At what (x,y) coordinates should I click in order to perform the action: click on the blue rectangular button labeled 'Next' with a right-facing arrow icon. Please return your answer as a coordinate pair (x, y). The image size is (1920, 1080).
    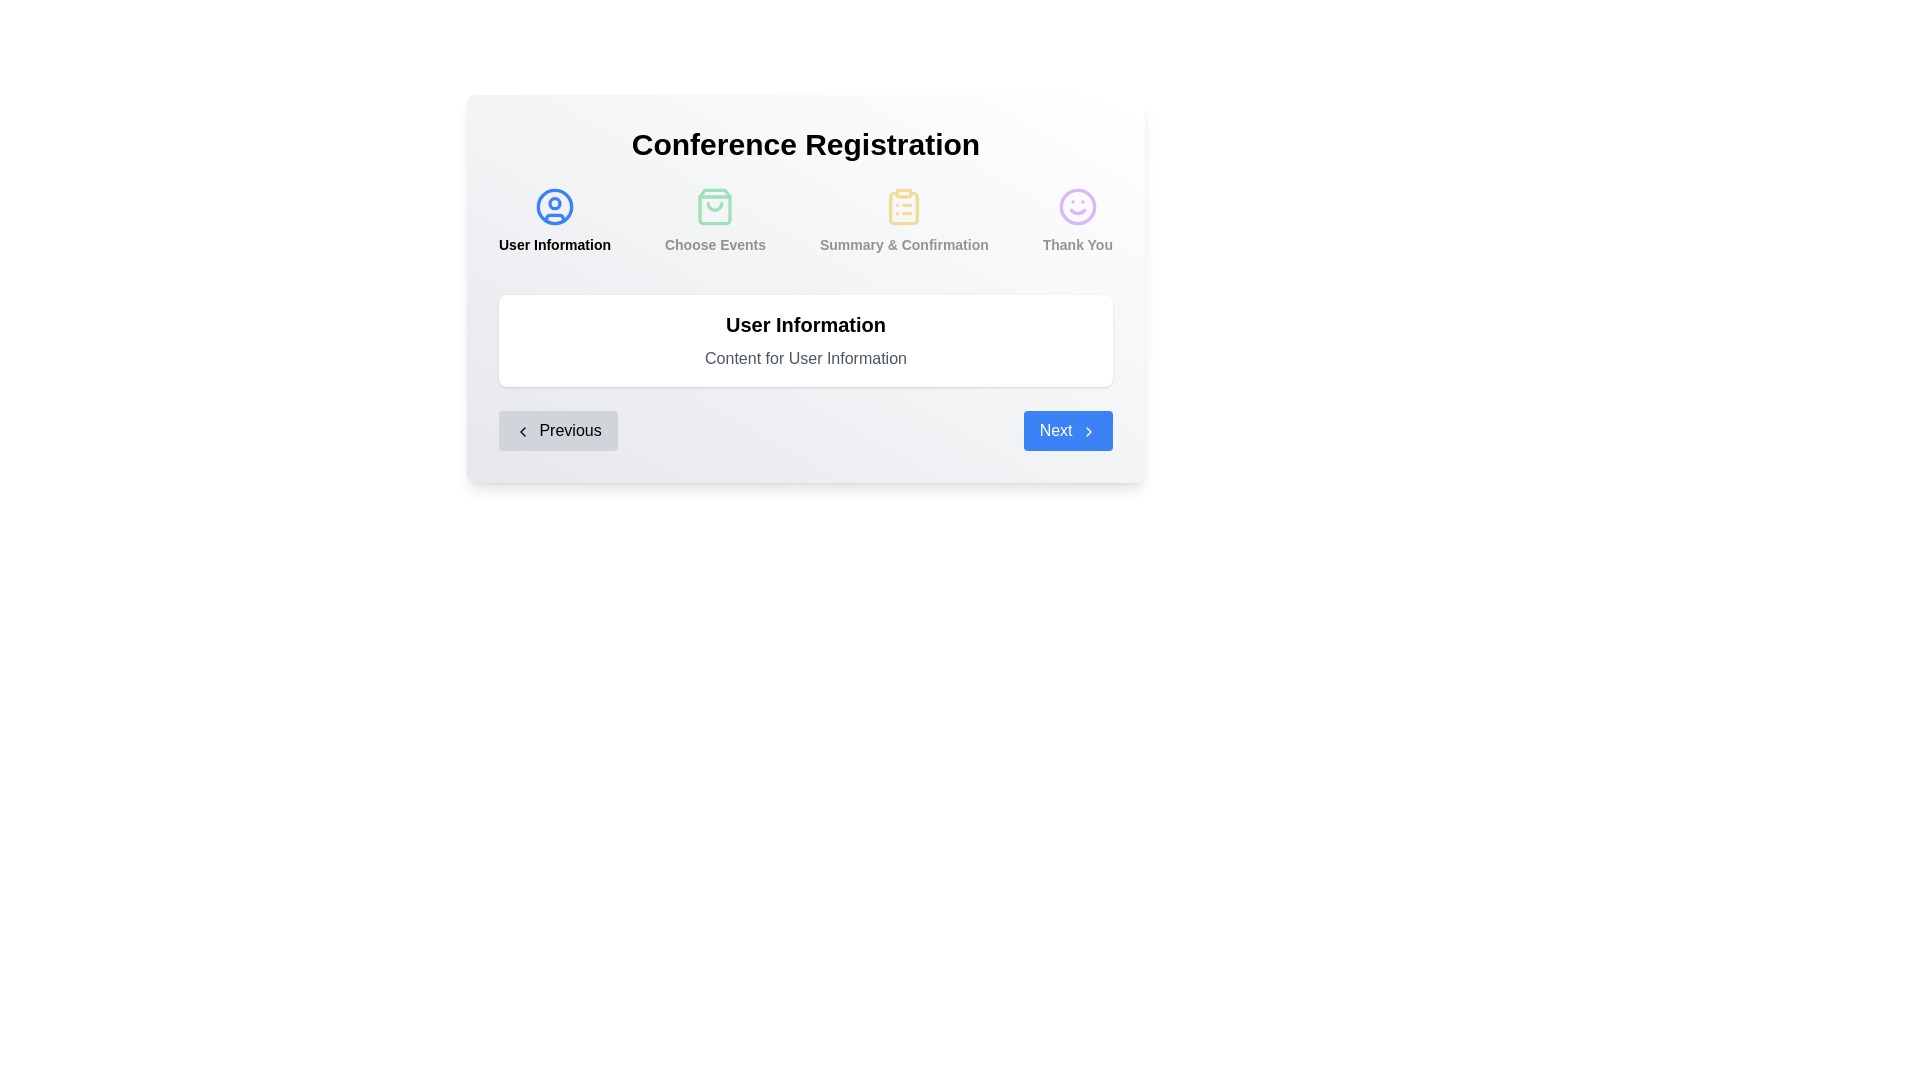
    Looking at the image, I should click on (1067, 430).